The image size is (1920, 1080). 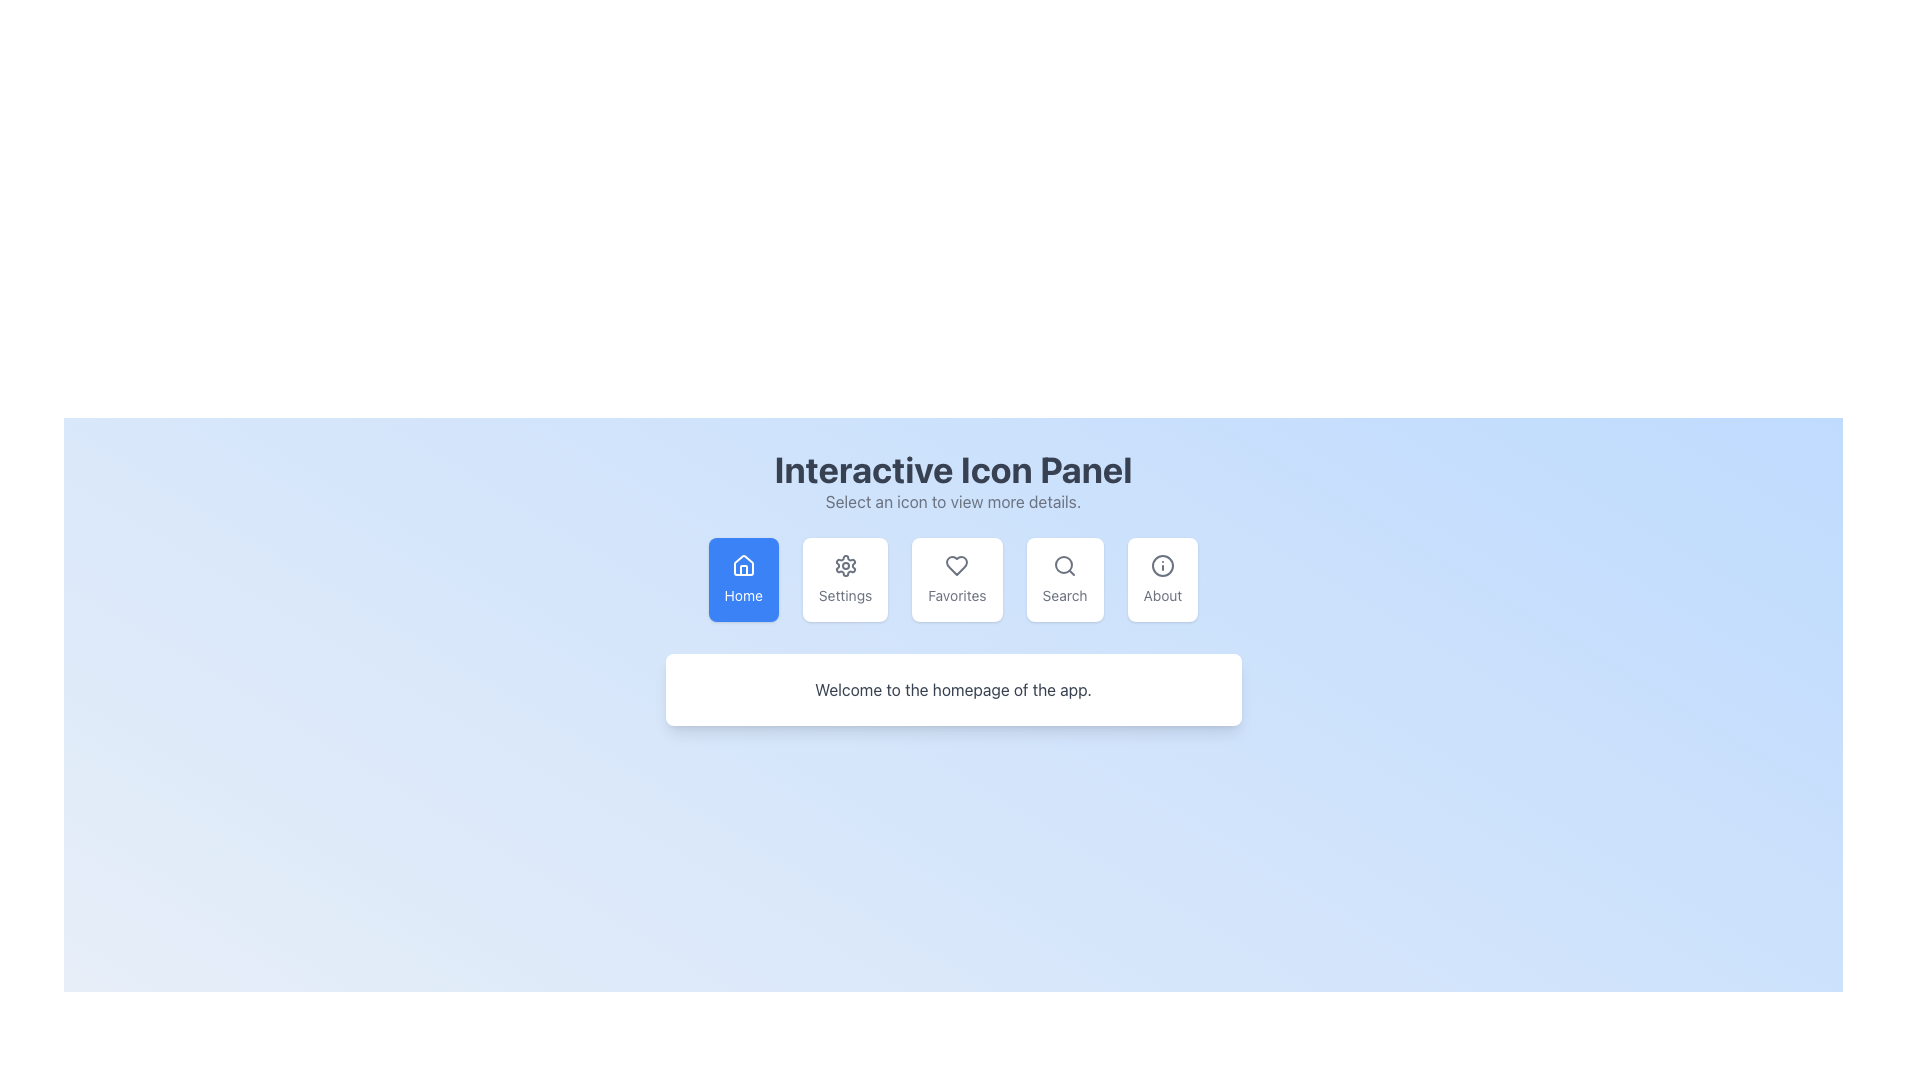 I want to click on the heart-shaped icon labeled 'Favorites', so click(x=956, y=566).